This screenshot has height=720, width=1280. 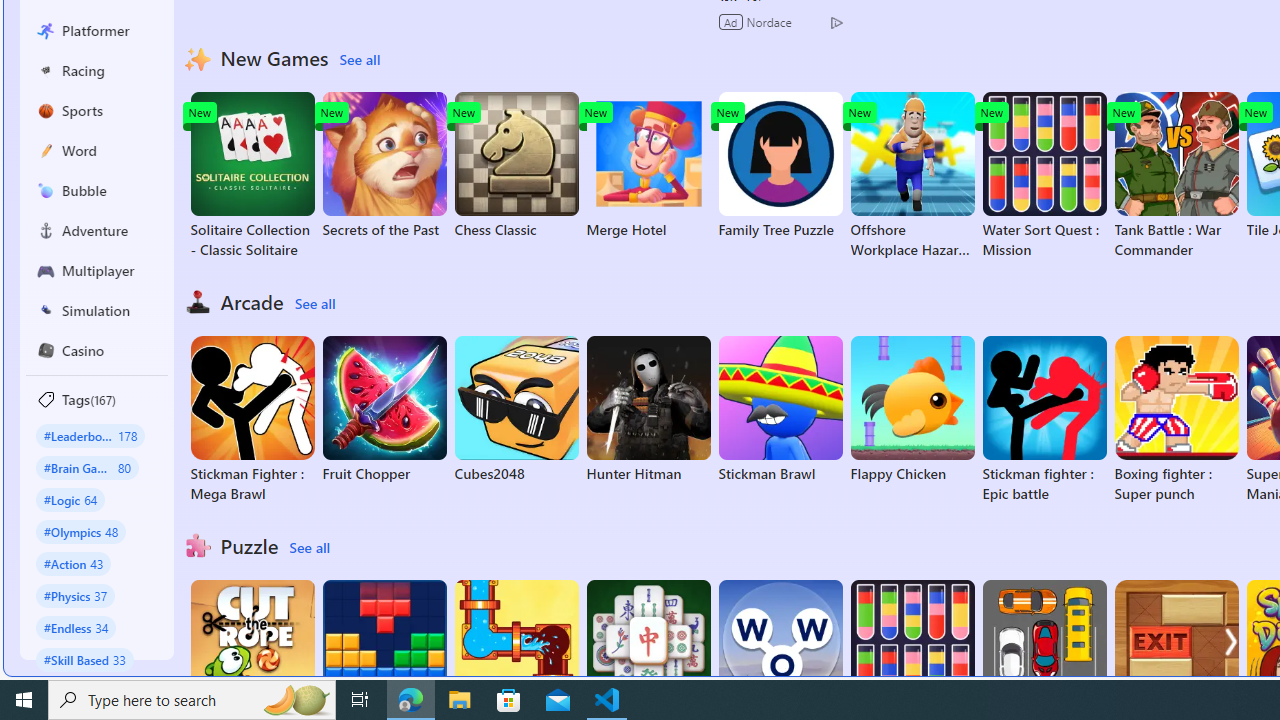 I want to click on '#Action 43', so click(x=74, y=563).